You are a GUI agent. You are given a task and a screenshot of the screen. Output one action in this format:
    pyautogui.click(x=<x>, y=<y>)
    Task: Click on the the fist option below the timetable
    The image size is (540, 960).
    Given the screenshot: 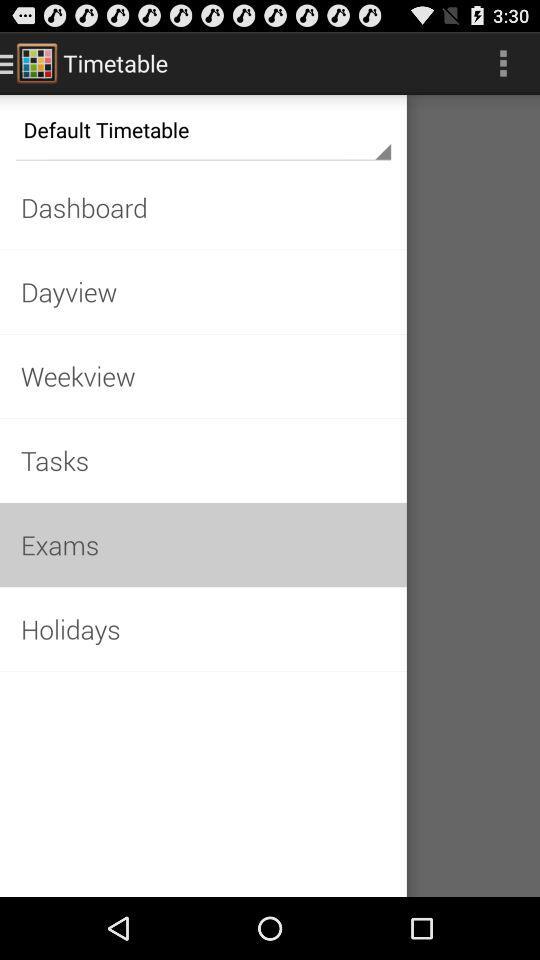 What is the action you would take?
    pyautogui.click(x=202, y=128)
    